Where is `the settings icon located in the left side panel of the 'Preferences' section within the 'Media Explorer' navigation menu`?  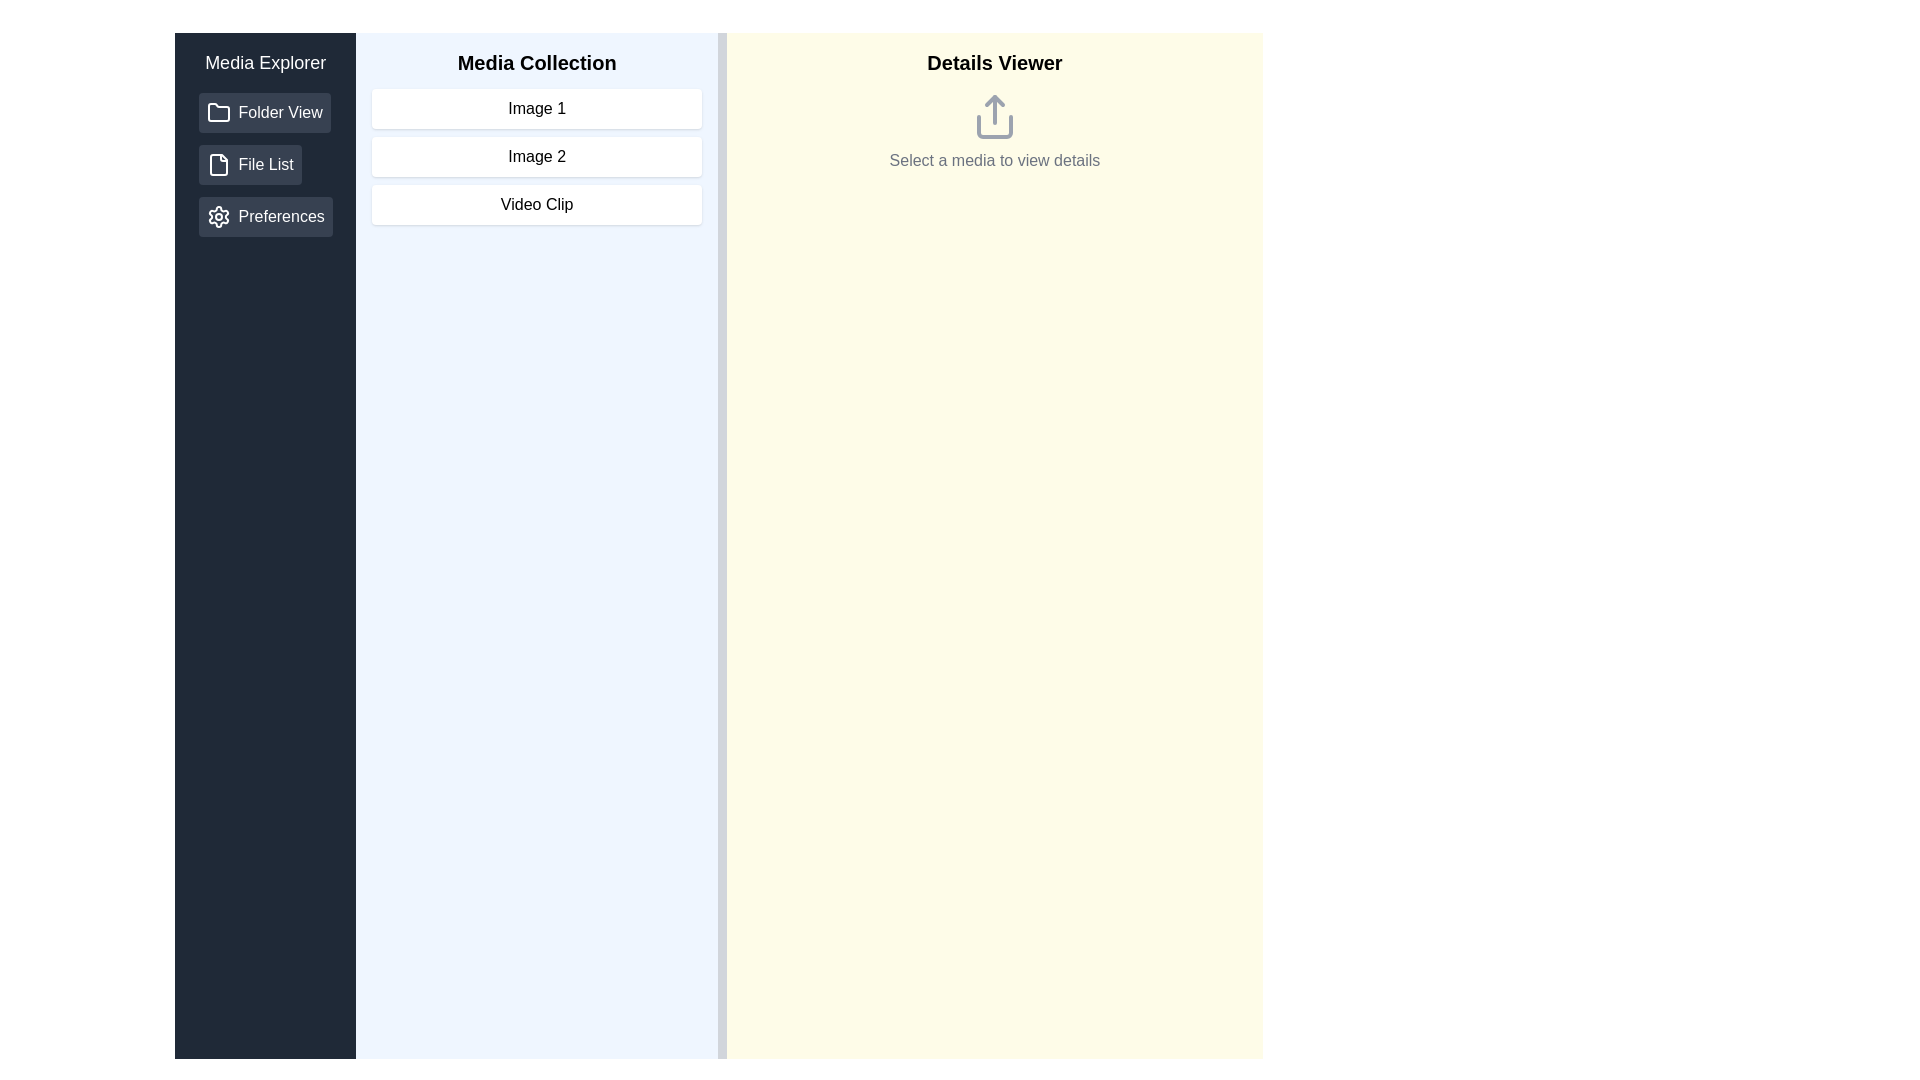
the settings icon located in the left side panel of the 'Preferences' section within the 'Media Explorer' navigation menu is located at coordinates (218, 216).